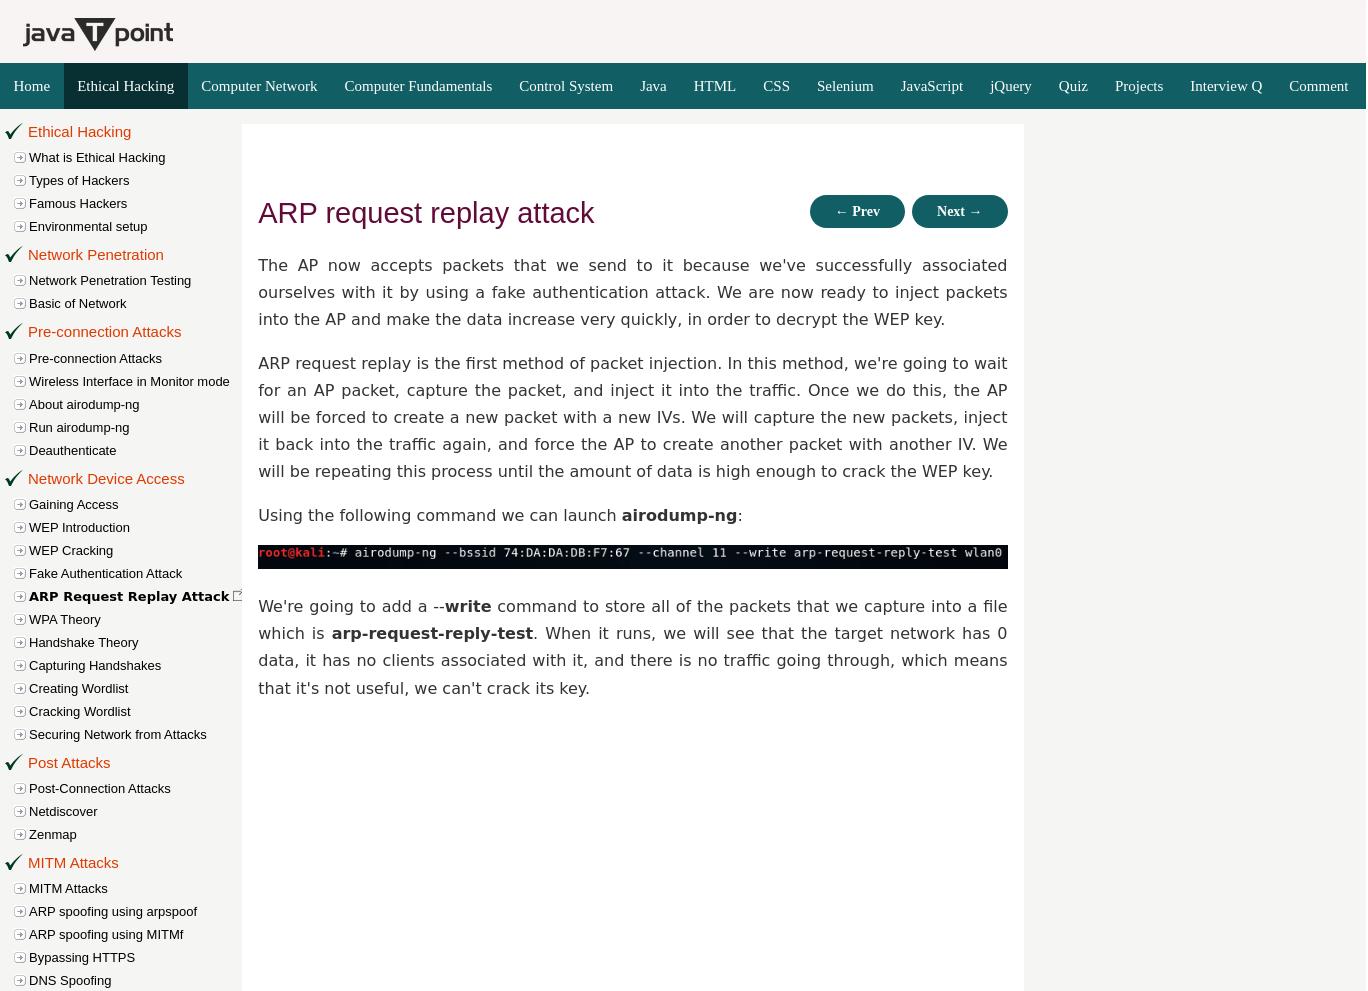 This screenshot has width=1368, height=991. What do you see at coordinates (79, 130) in the screenshot?
I see `'Ethical Hacking'` at bounding box center [79, 130].